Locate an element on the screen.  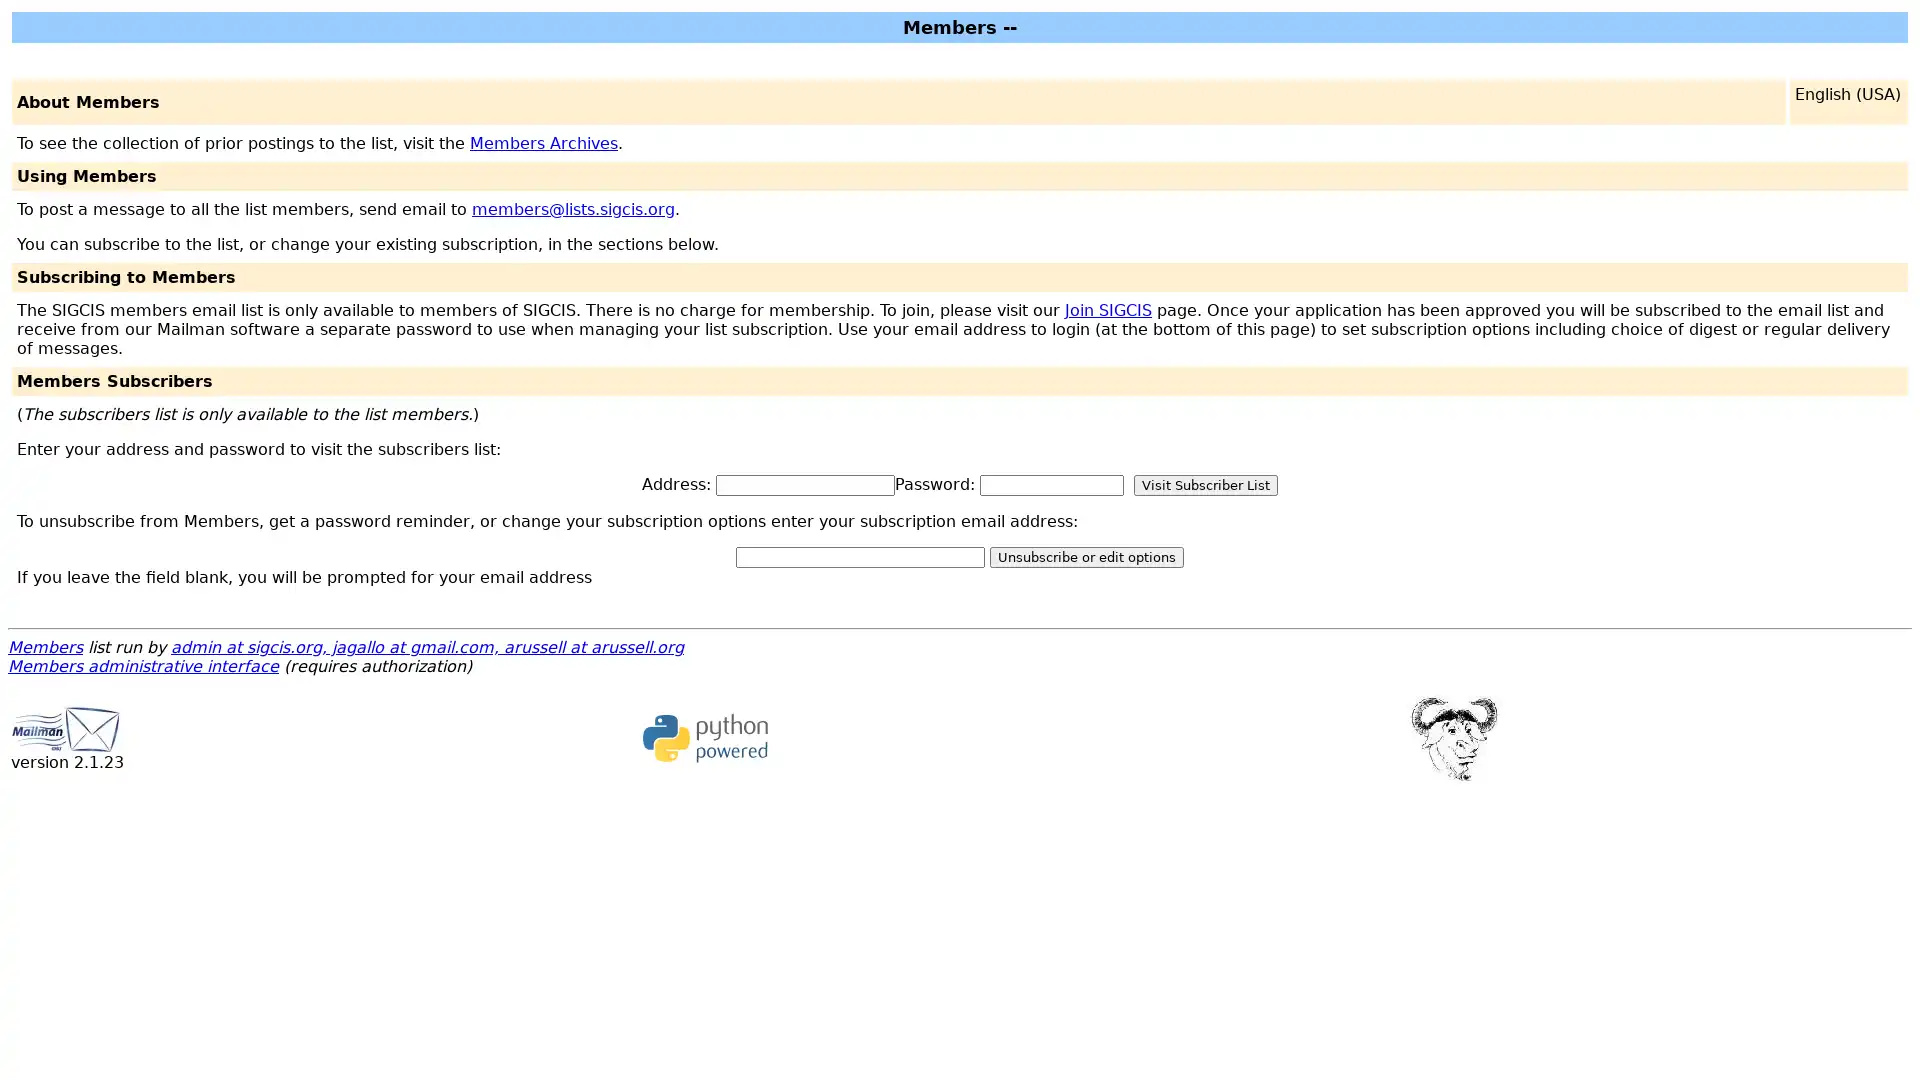
Visit Subscriber List is located at coordinates (1204, 485).